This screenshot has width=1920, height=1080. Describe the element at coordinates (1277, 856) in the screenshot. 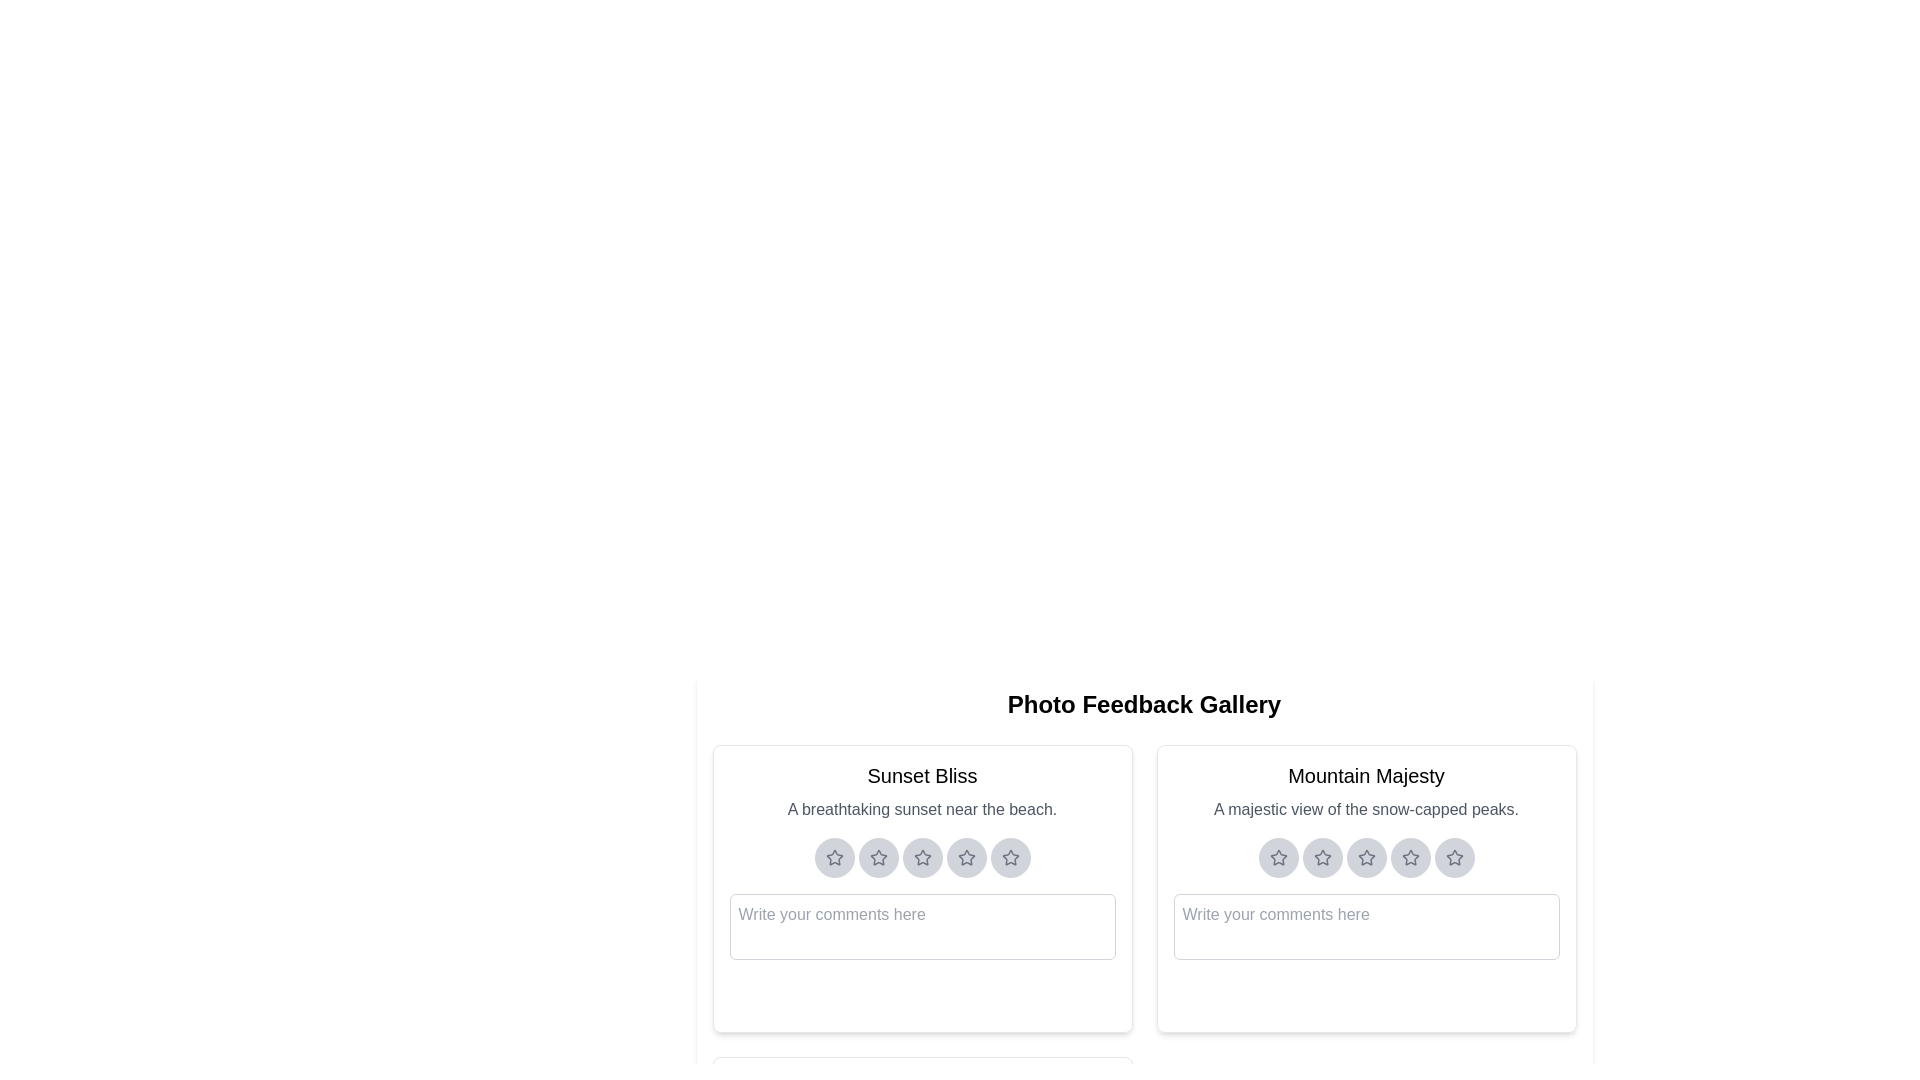

I see `the first star icon for rating in the 'Mountain Majesty' card` at that location.